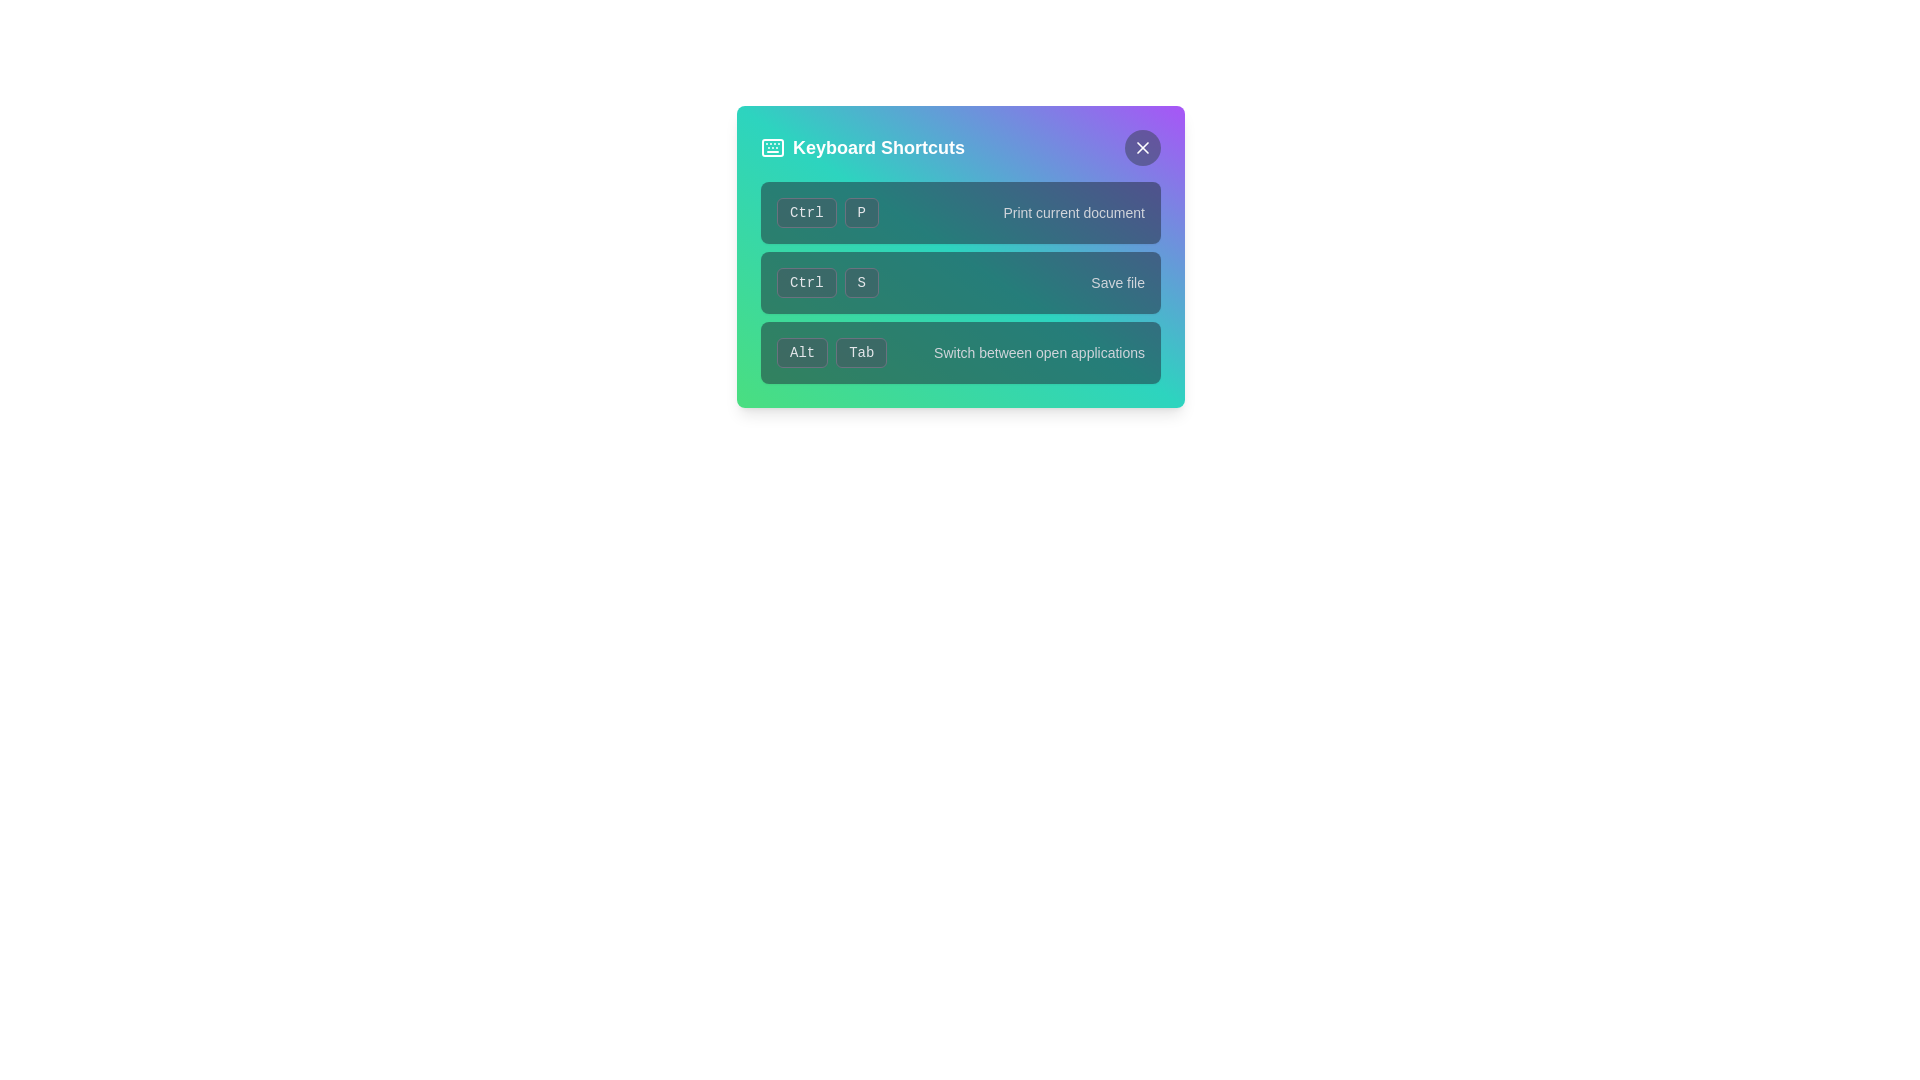  What do you see at coordinates (1073, 212) in the screenshot?
I see `the non-interactive label providing the description of the keyboard shortcut 'Ctrl + P' in the Keyboard Shortcuts panel, located to the right of the keys 'Ctrl' and 'P'` at bounding box center [1073, 212].